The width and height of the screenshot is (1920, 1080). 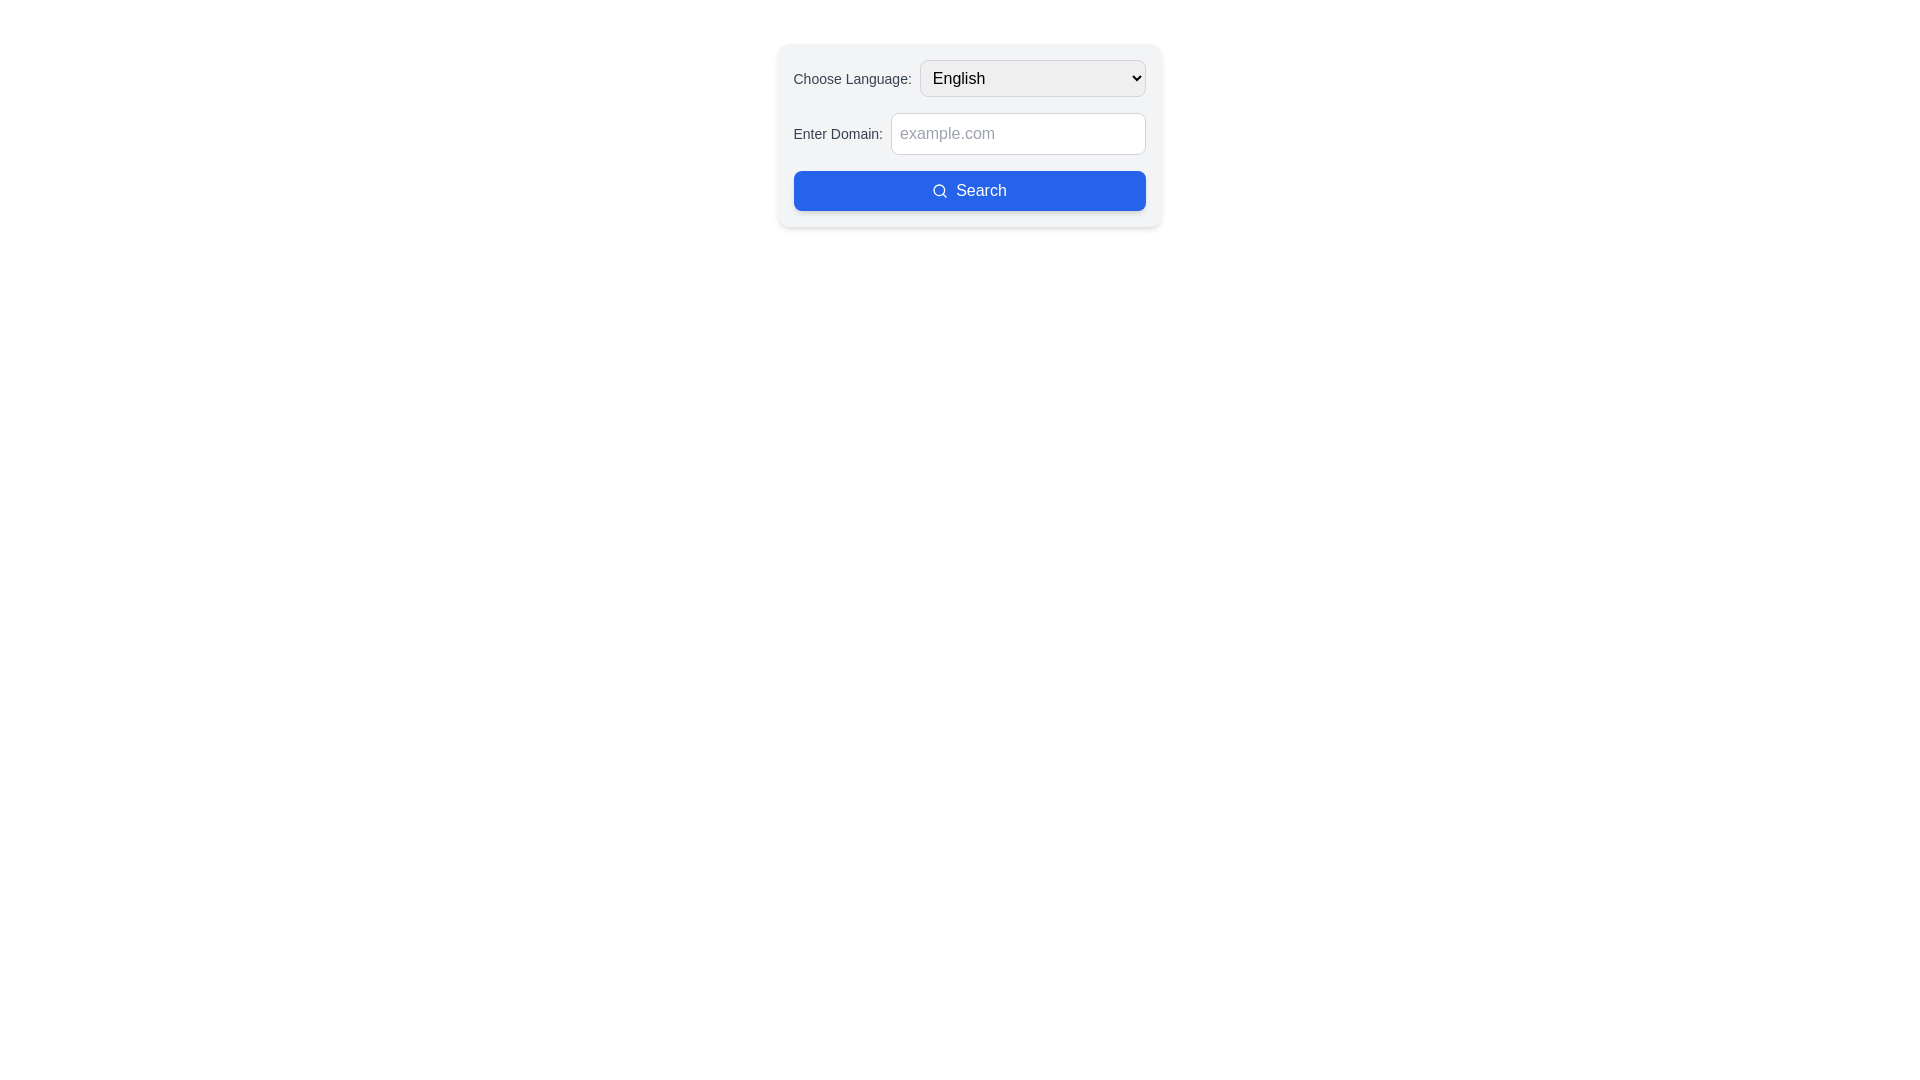 What do you see at coordinates (969, 191) in the screenshot?
I see `the blue rectangular button labeled 'Search' with a white search icon` at bounding box center [969, 191].